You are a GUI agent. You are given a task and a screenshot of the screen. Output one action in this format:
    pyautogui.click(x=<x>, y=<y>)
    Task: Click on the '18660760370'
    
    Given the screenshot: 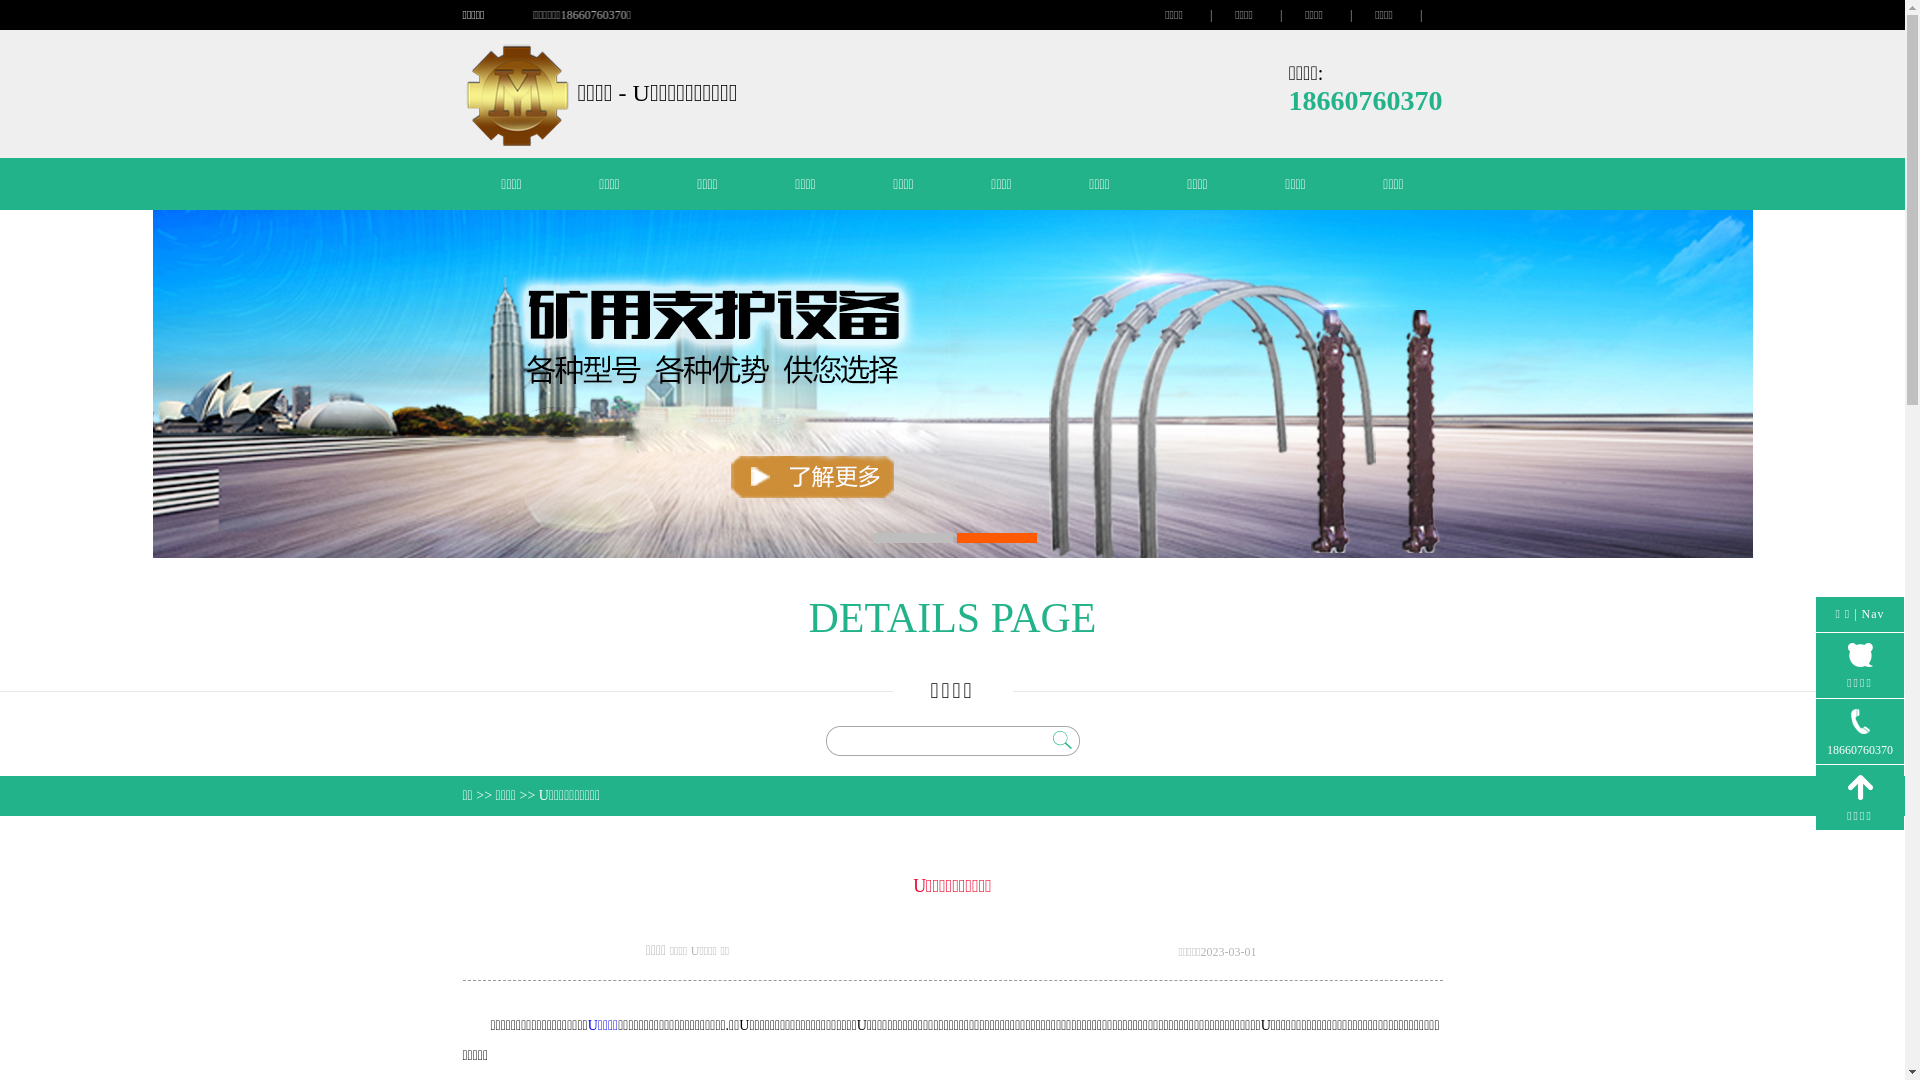 What is the action you would take?
    pyautogui.click(x=1859, y=732)
    